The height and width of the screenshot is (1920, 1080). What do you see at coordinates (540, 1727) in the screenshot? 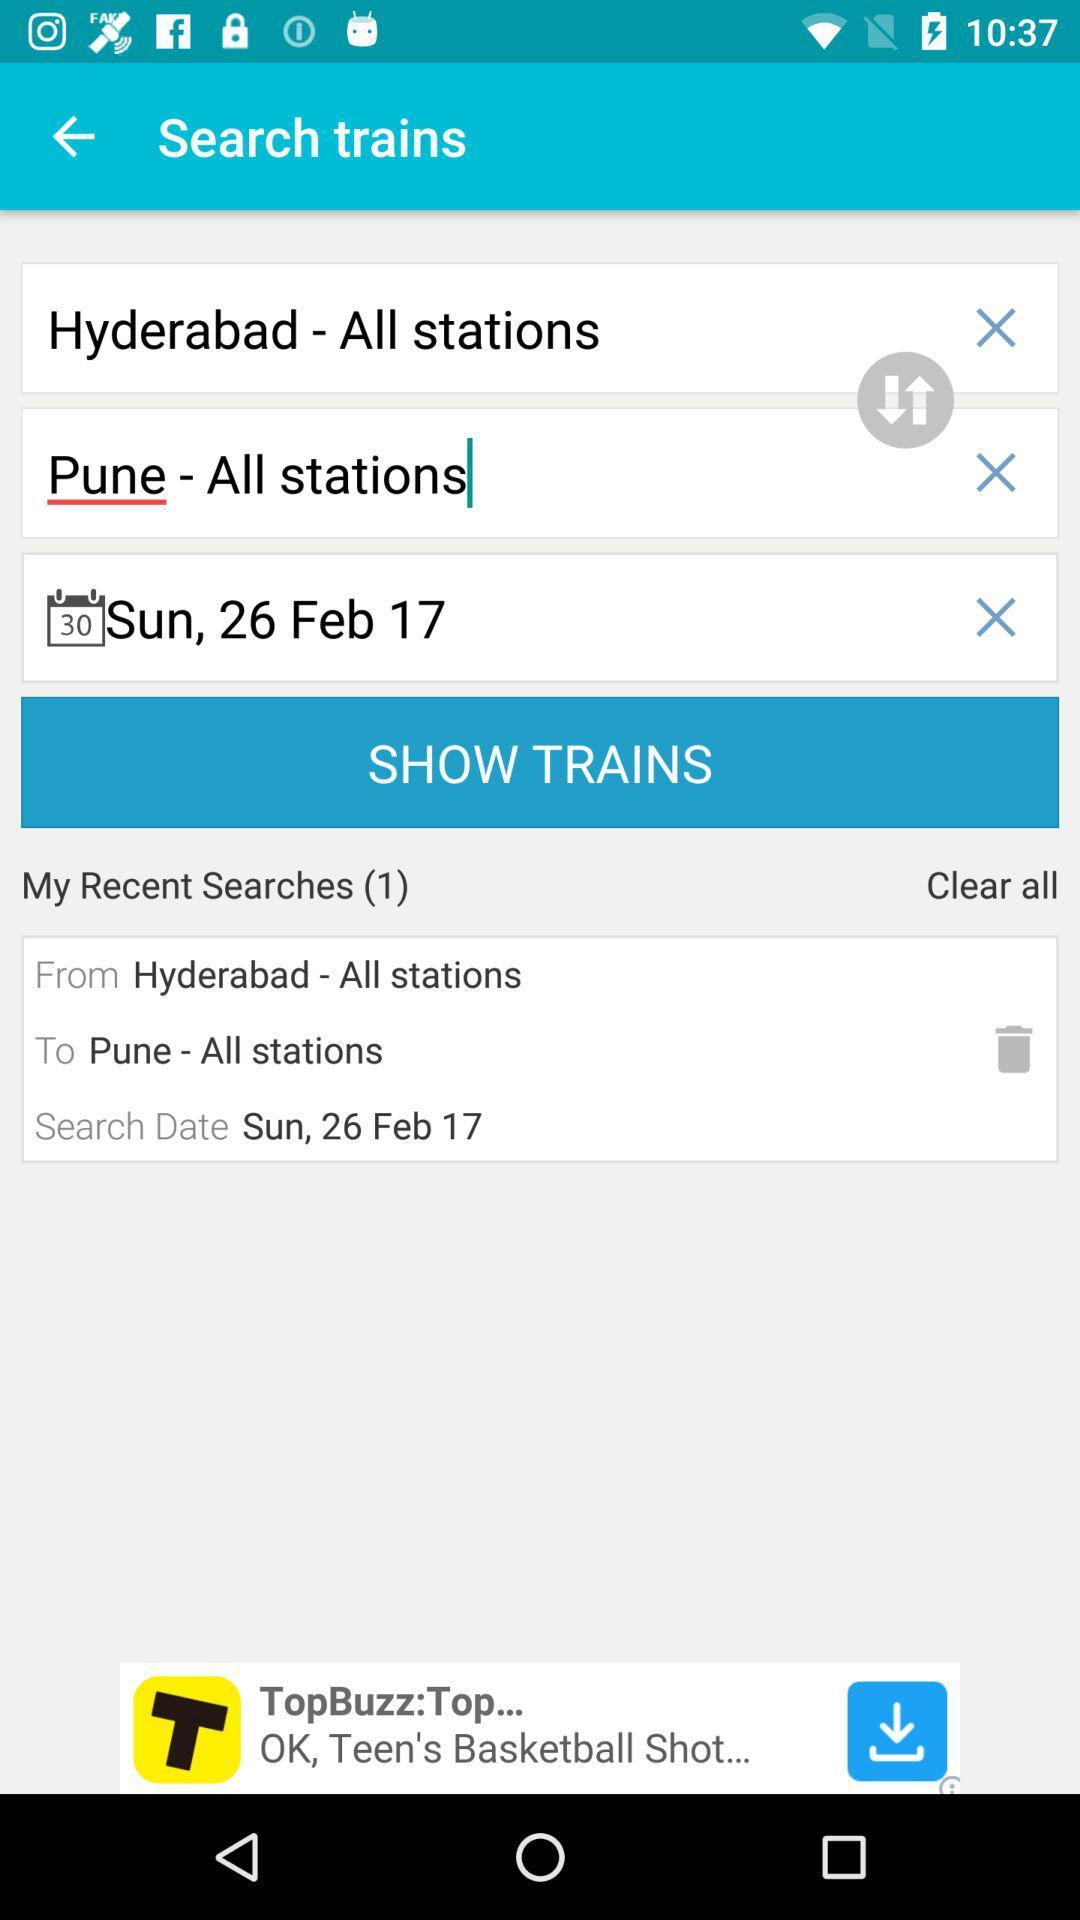
I see `open advertisements` at bounding box center [540, 1727].